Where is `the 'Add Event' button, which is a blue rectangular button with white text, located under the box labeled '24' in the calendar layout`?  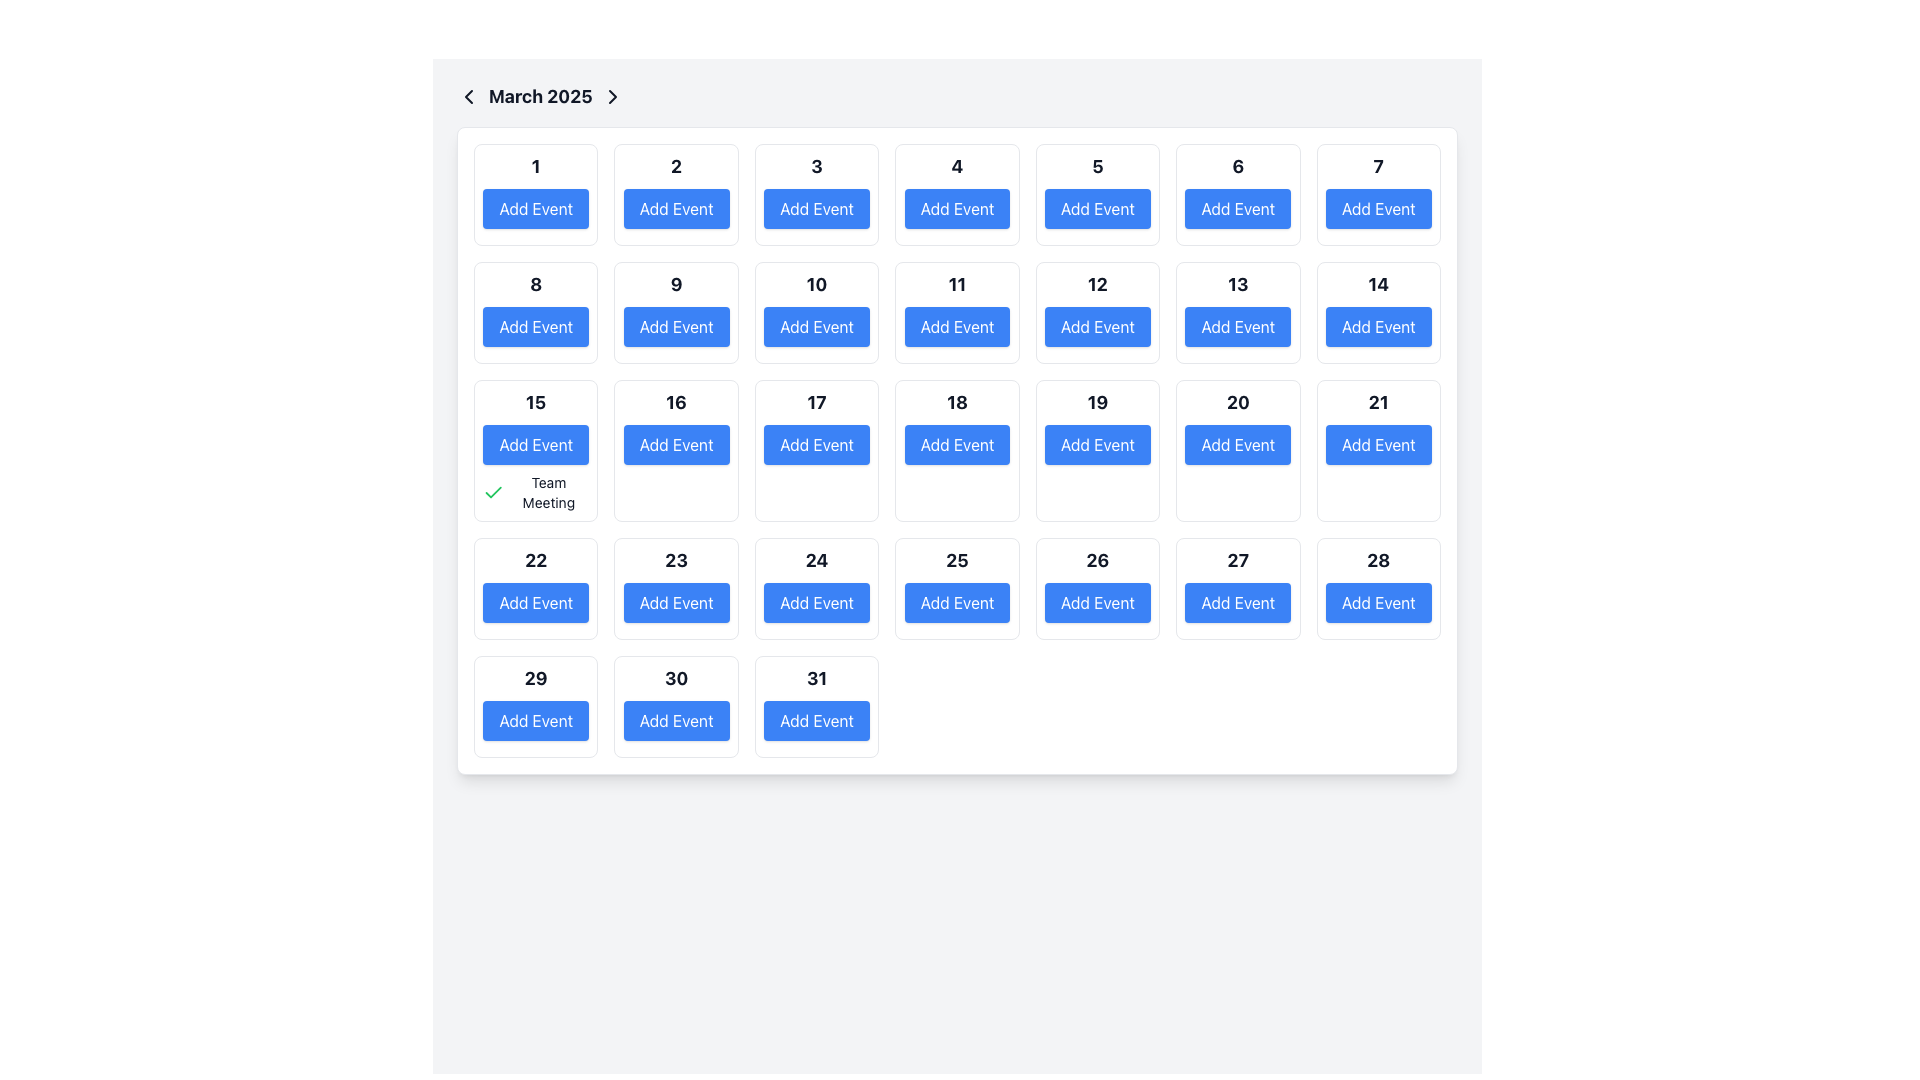
the 'Add Event' button, which is a blue rectangular button with white text, located under the box labeled '24' in the calendar layout is located at coordinates (817, 601).